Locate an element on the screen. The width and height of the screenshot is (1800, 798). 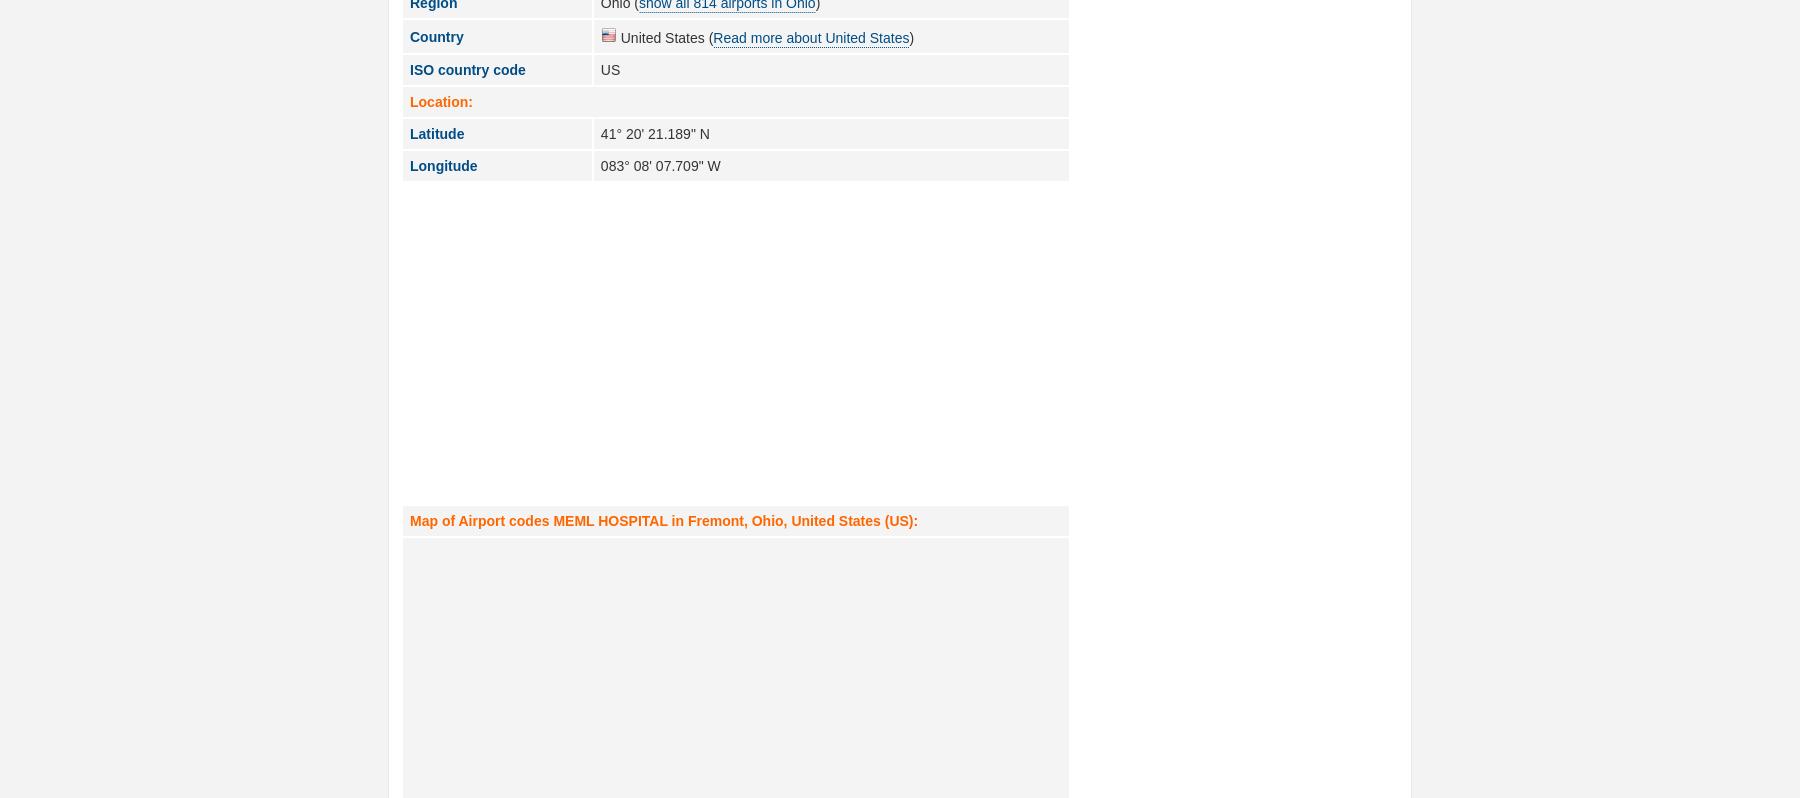
'ISO country code' is located at coordinates (466, 68).